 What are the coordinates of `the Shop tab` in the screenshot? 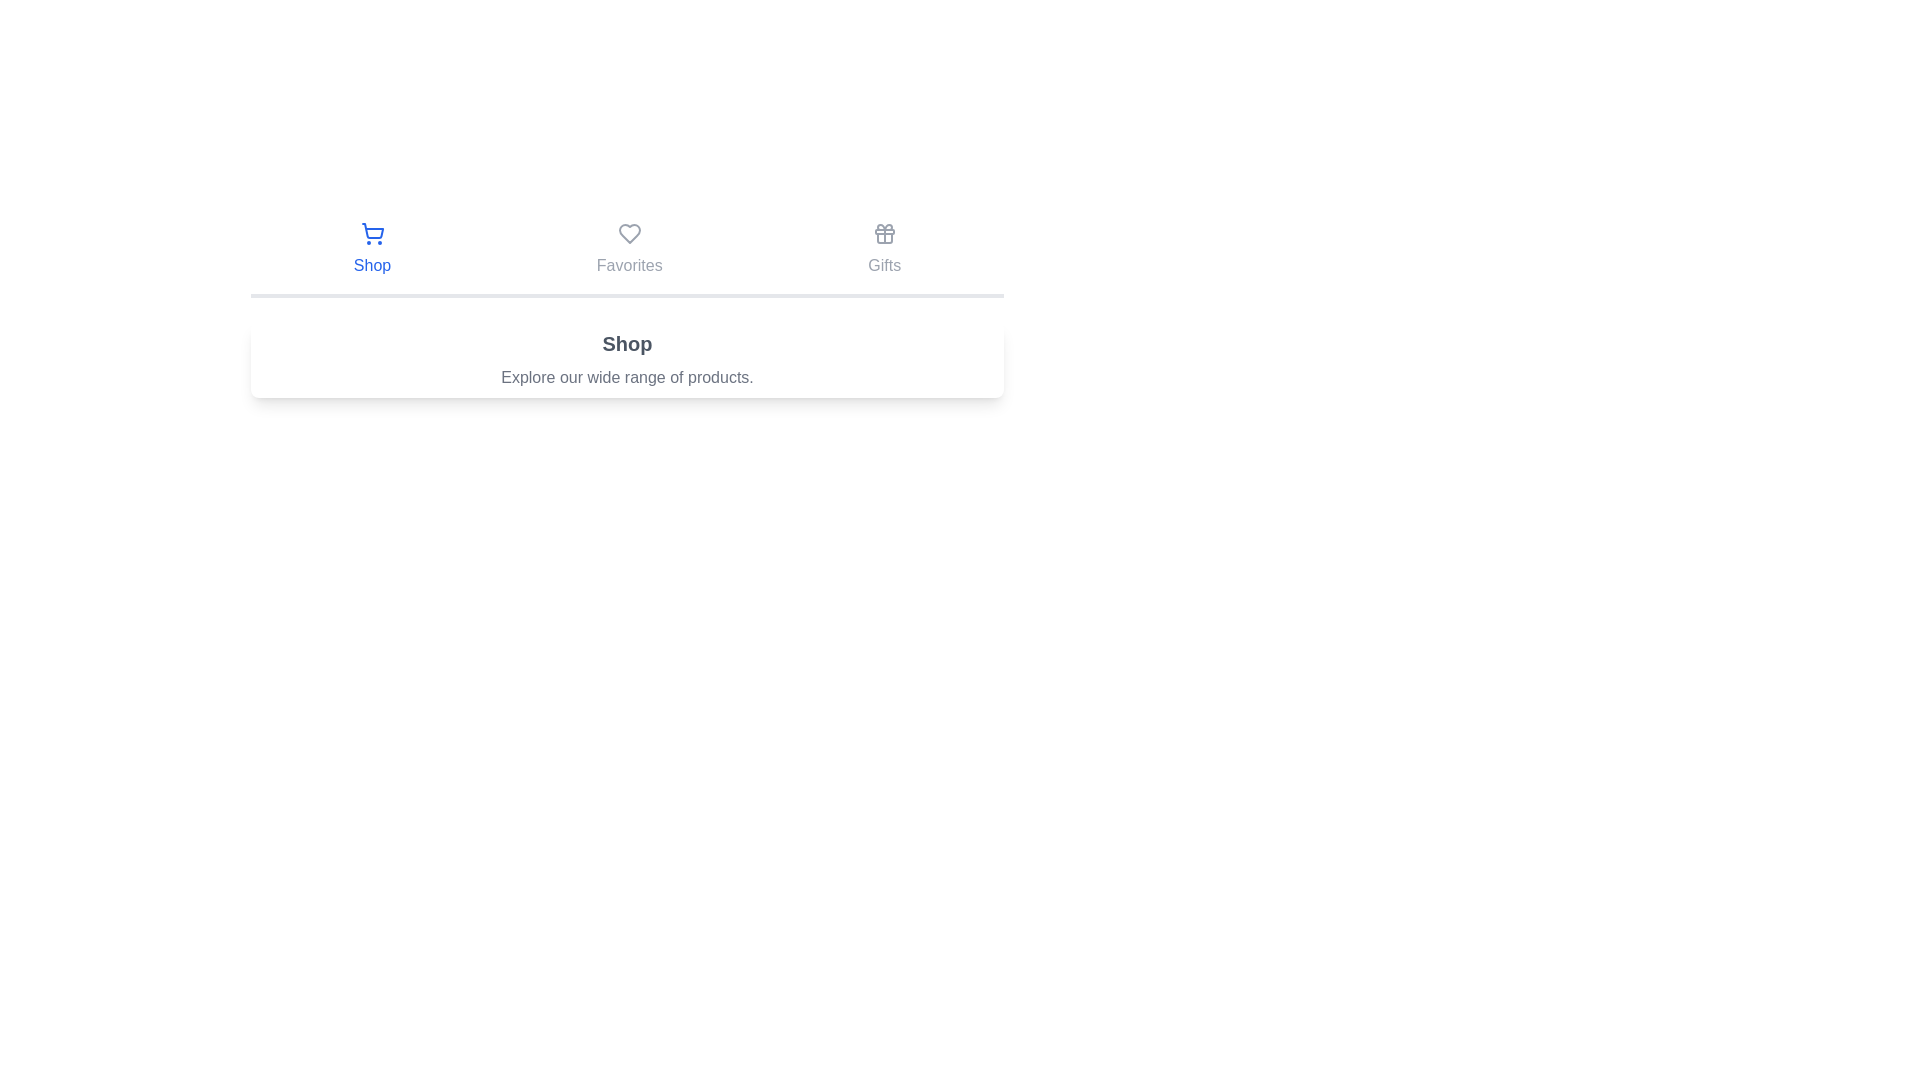 It's located at (372, 249).